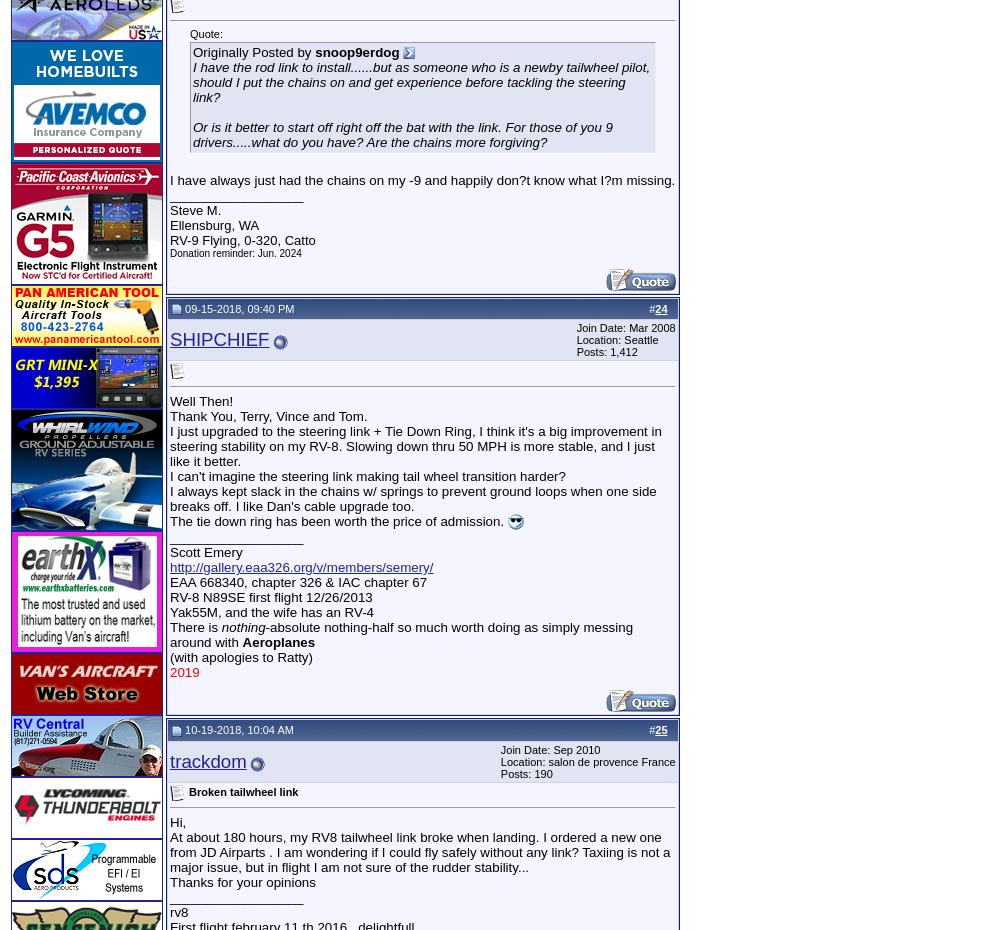 This screenshot has height=930, width=1001. Describe the element at coordinates (267, 415) in the screenshot. I see `'Thank You, Terry, Vince and Tom.'` at that location.